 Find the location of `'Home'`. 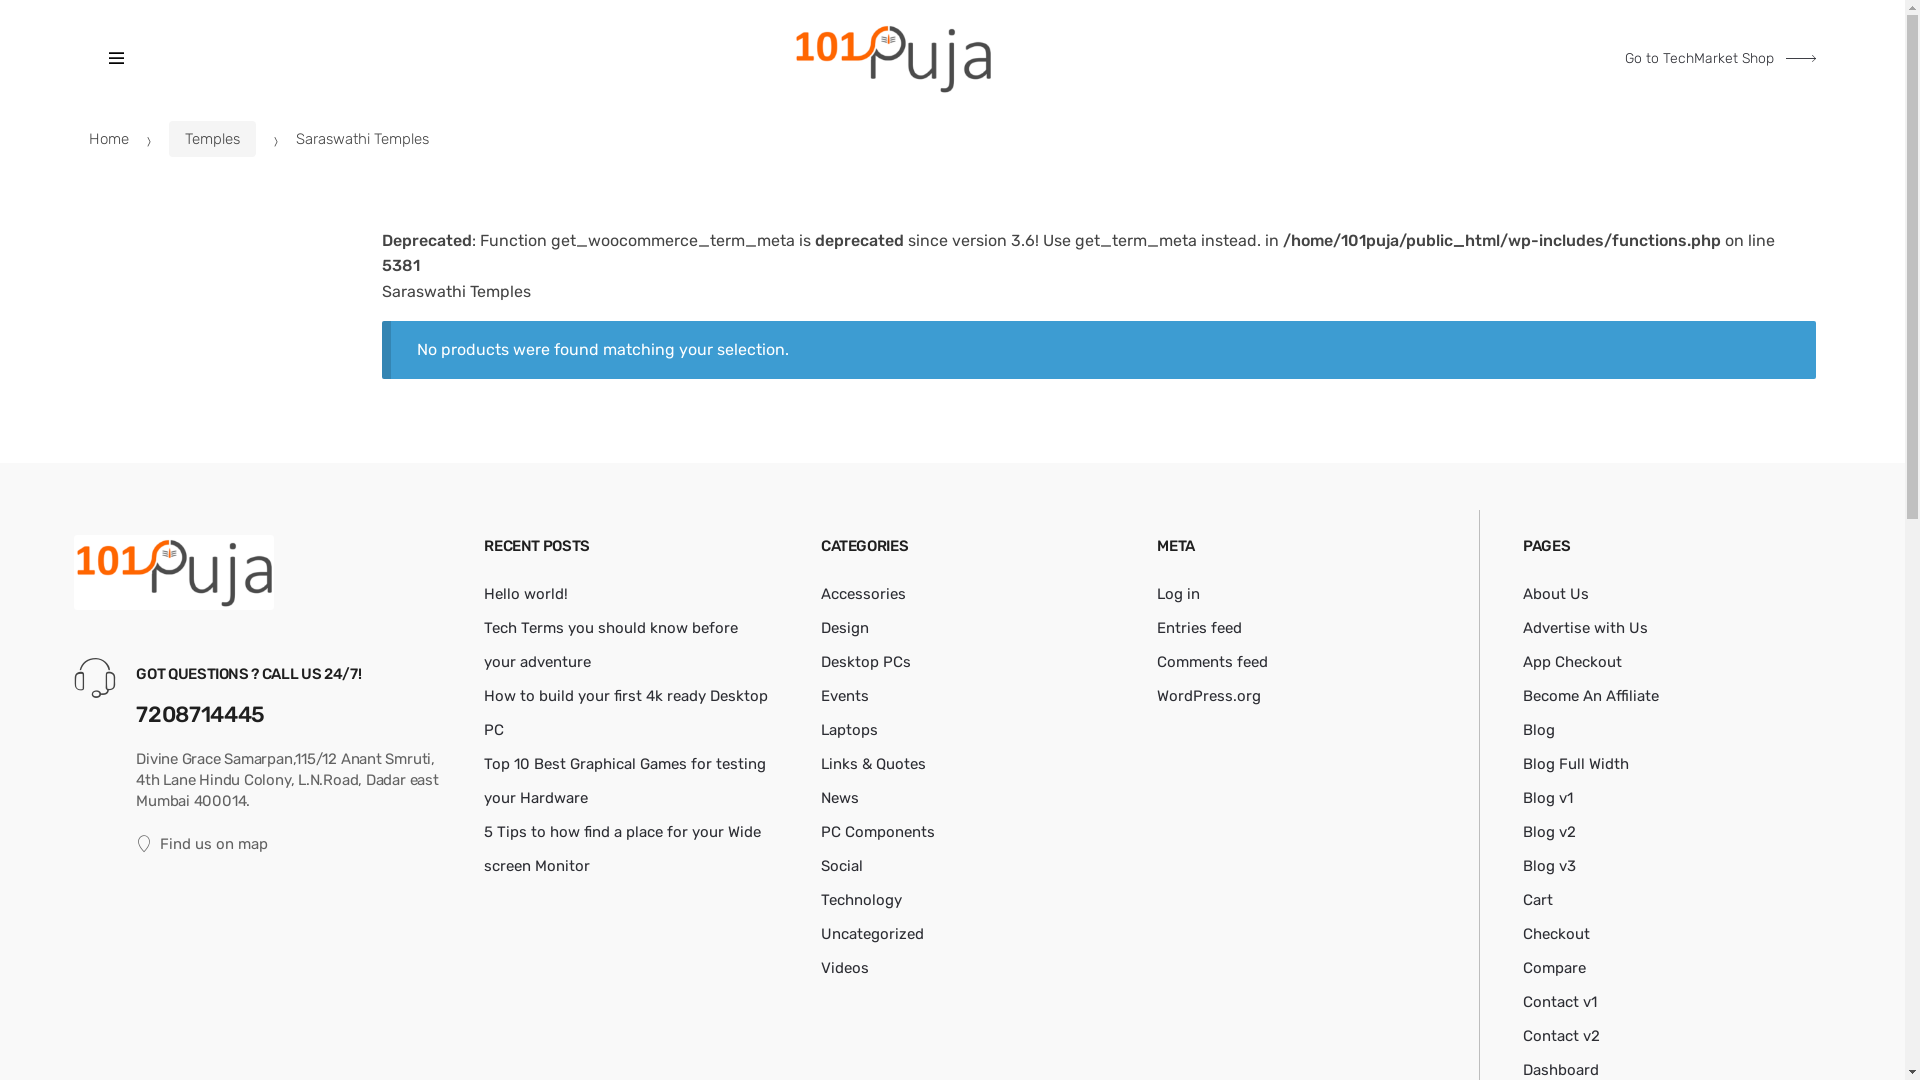

'Home' is located at coordinates (88, 137).